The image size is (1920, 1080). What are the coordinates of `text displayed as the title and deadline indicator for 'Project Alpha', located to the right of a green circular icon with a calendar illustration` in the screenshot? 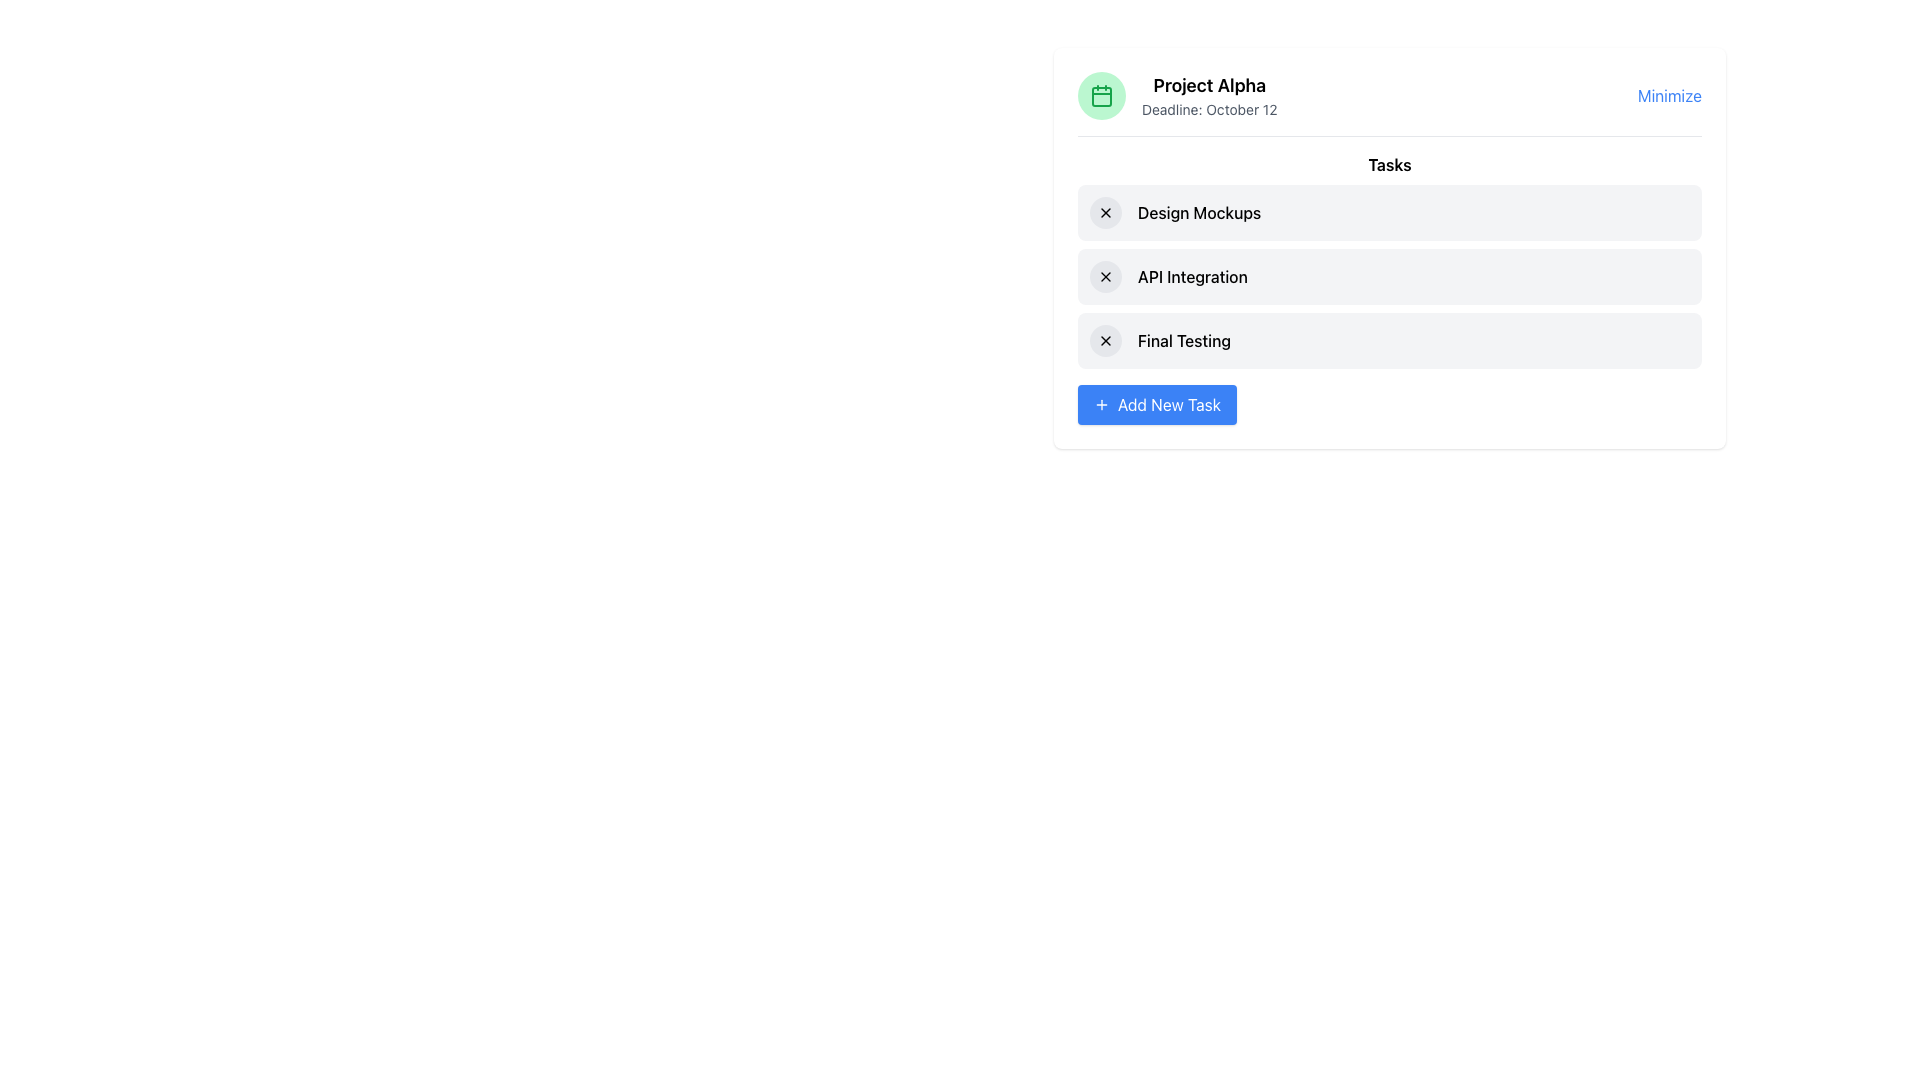 It's located at (1208, 96).